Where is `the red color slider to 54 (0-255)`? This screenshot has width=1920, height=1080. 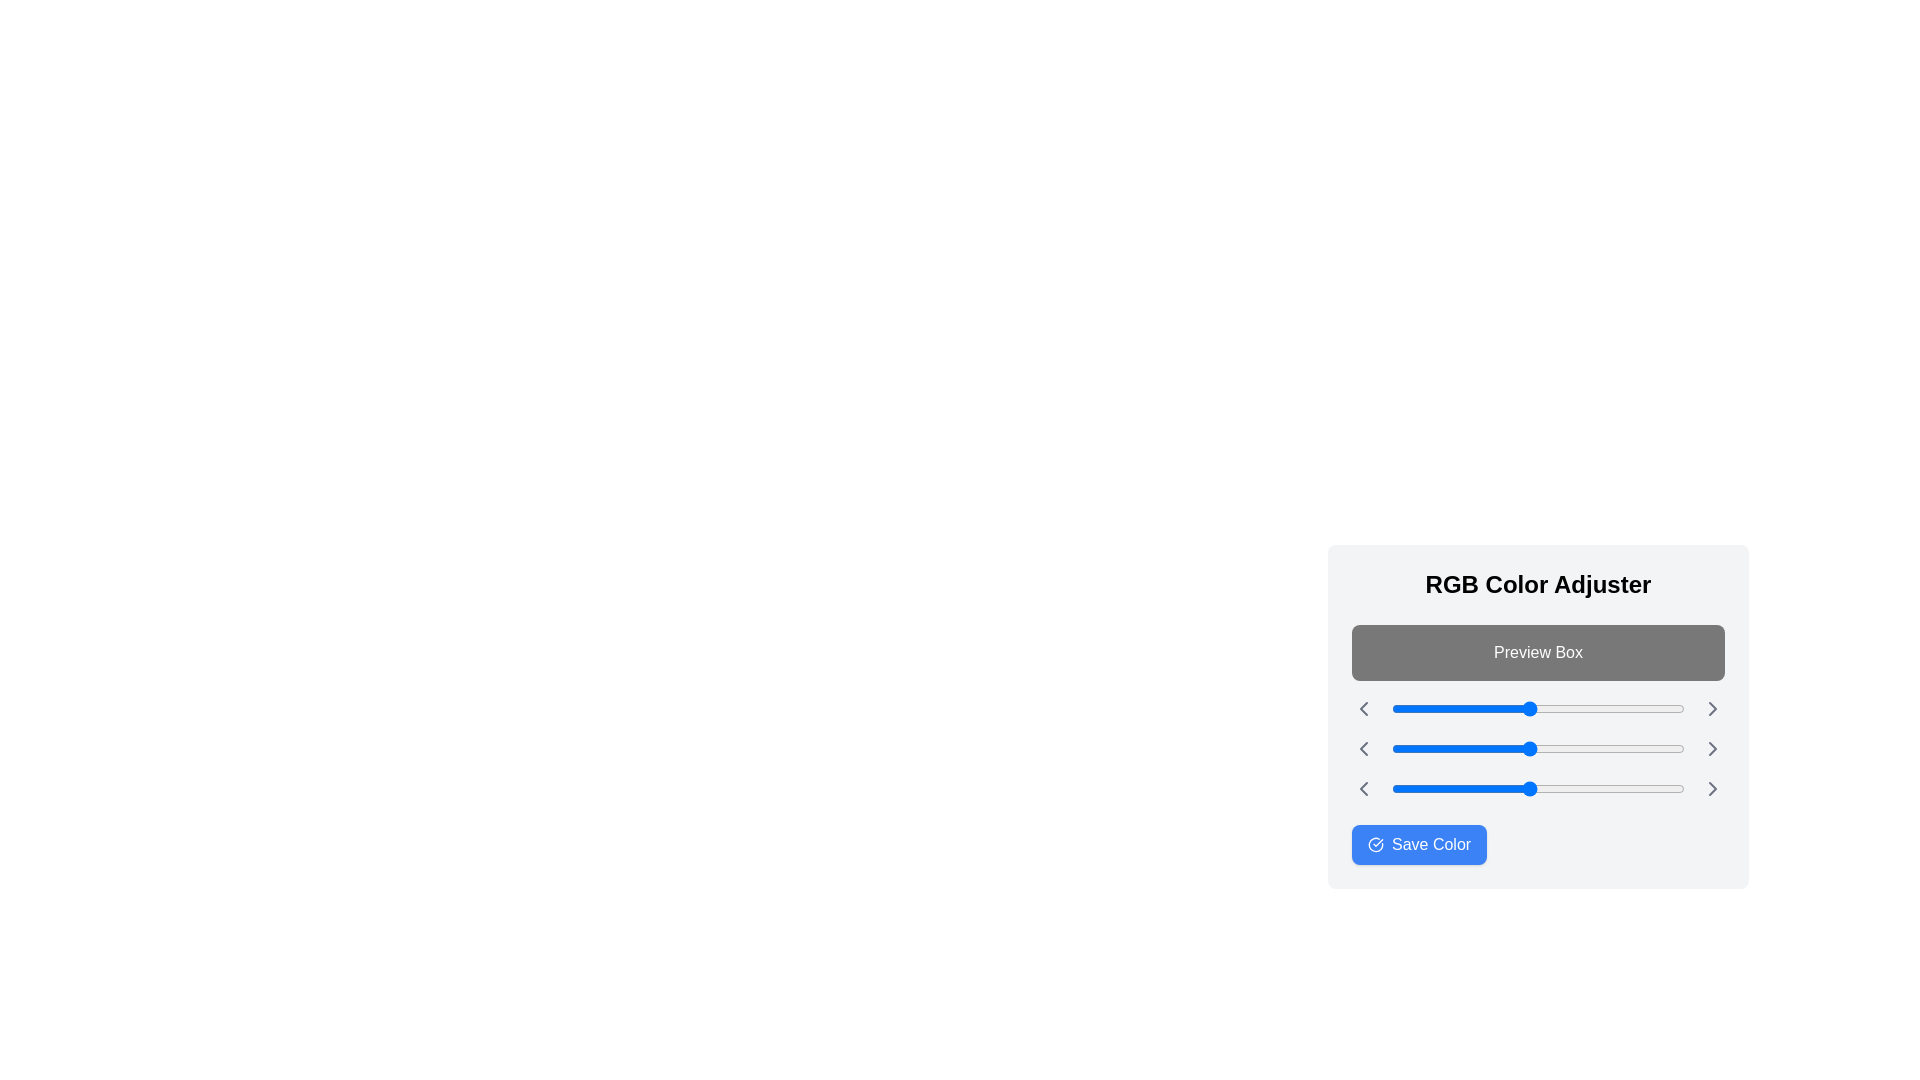
the red color slider to 54 (0-255) is located at coordinates (1454, 708).